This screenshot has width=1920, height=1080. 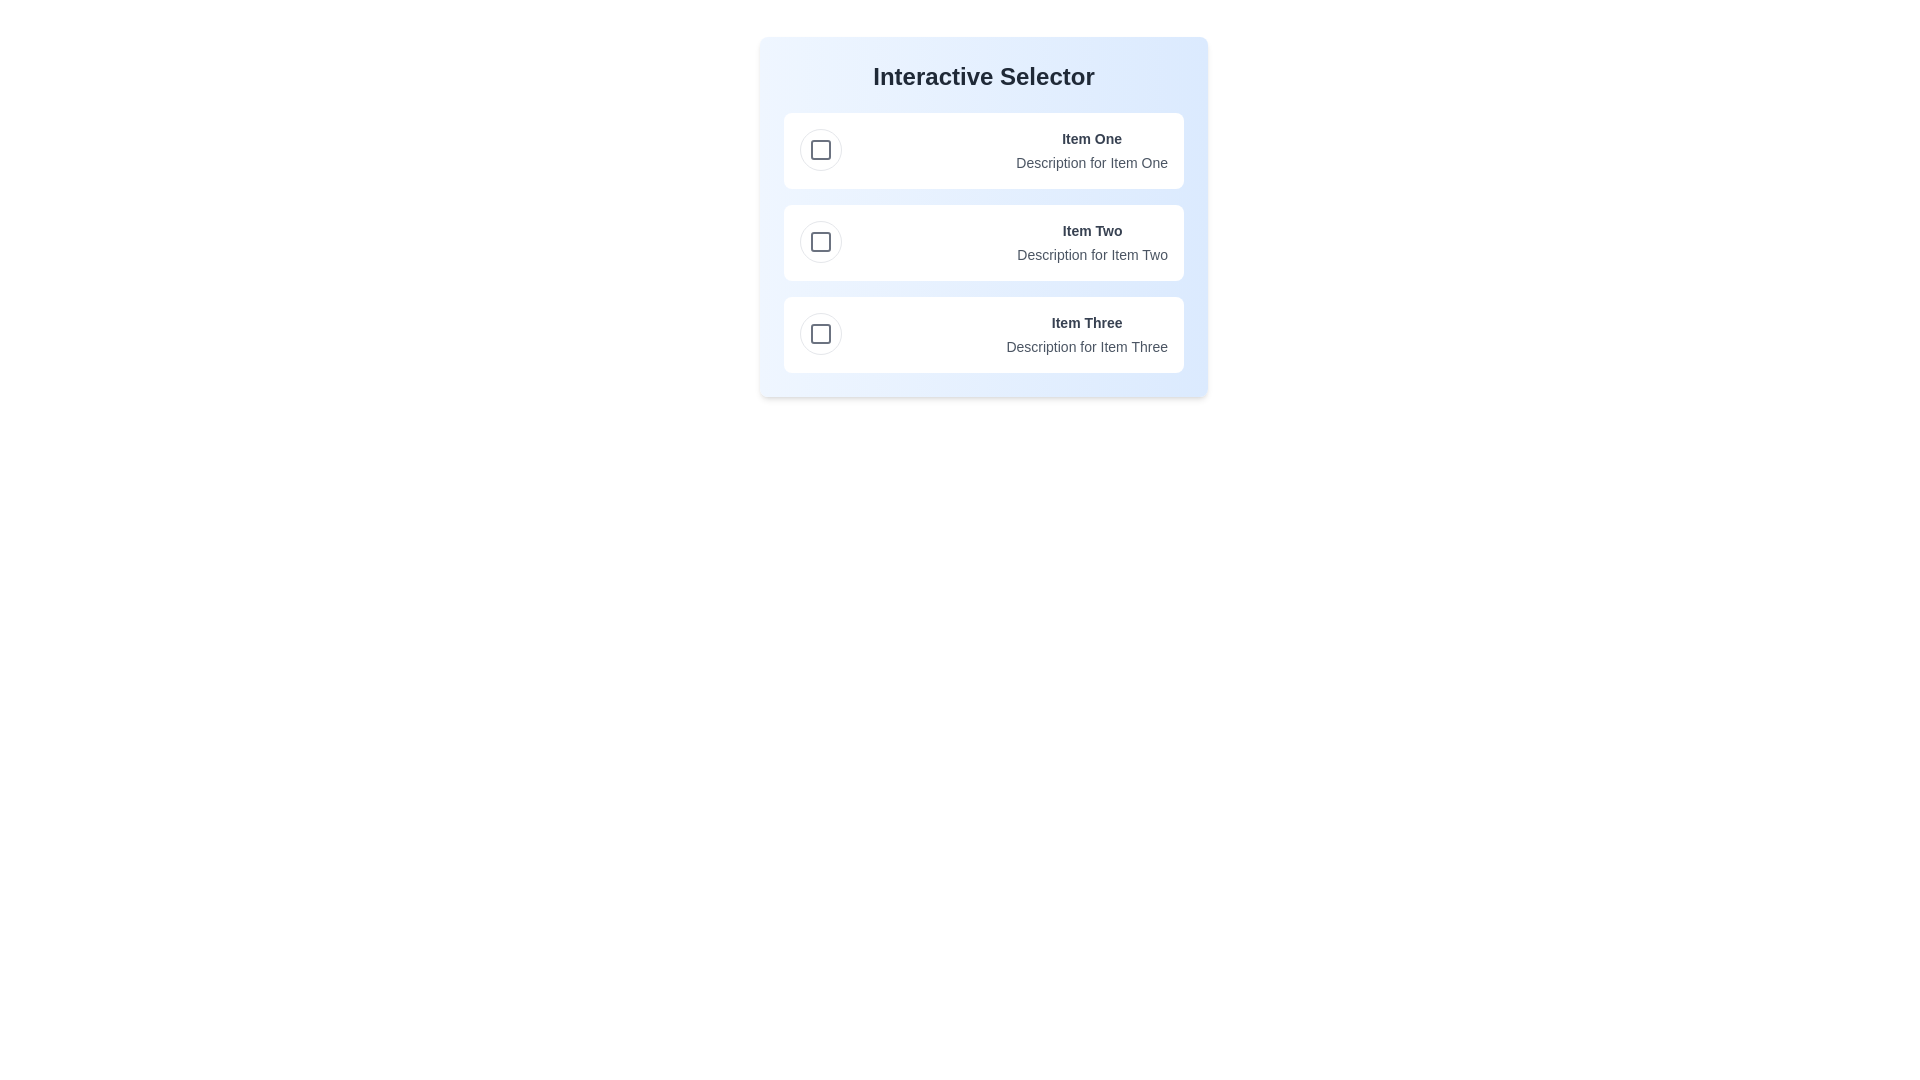 What do you see at coordinates (820, 241) in the screenshot?
I see `the checkbox` at bounding box center [820, 241].